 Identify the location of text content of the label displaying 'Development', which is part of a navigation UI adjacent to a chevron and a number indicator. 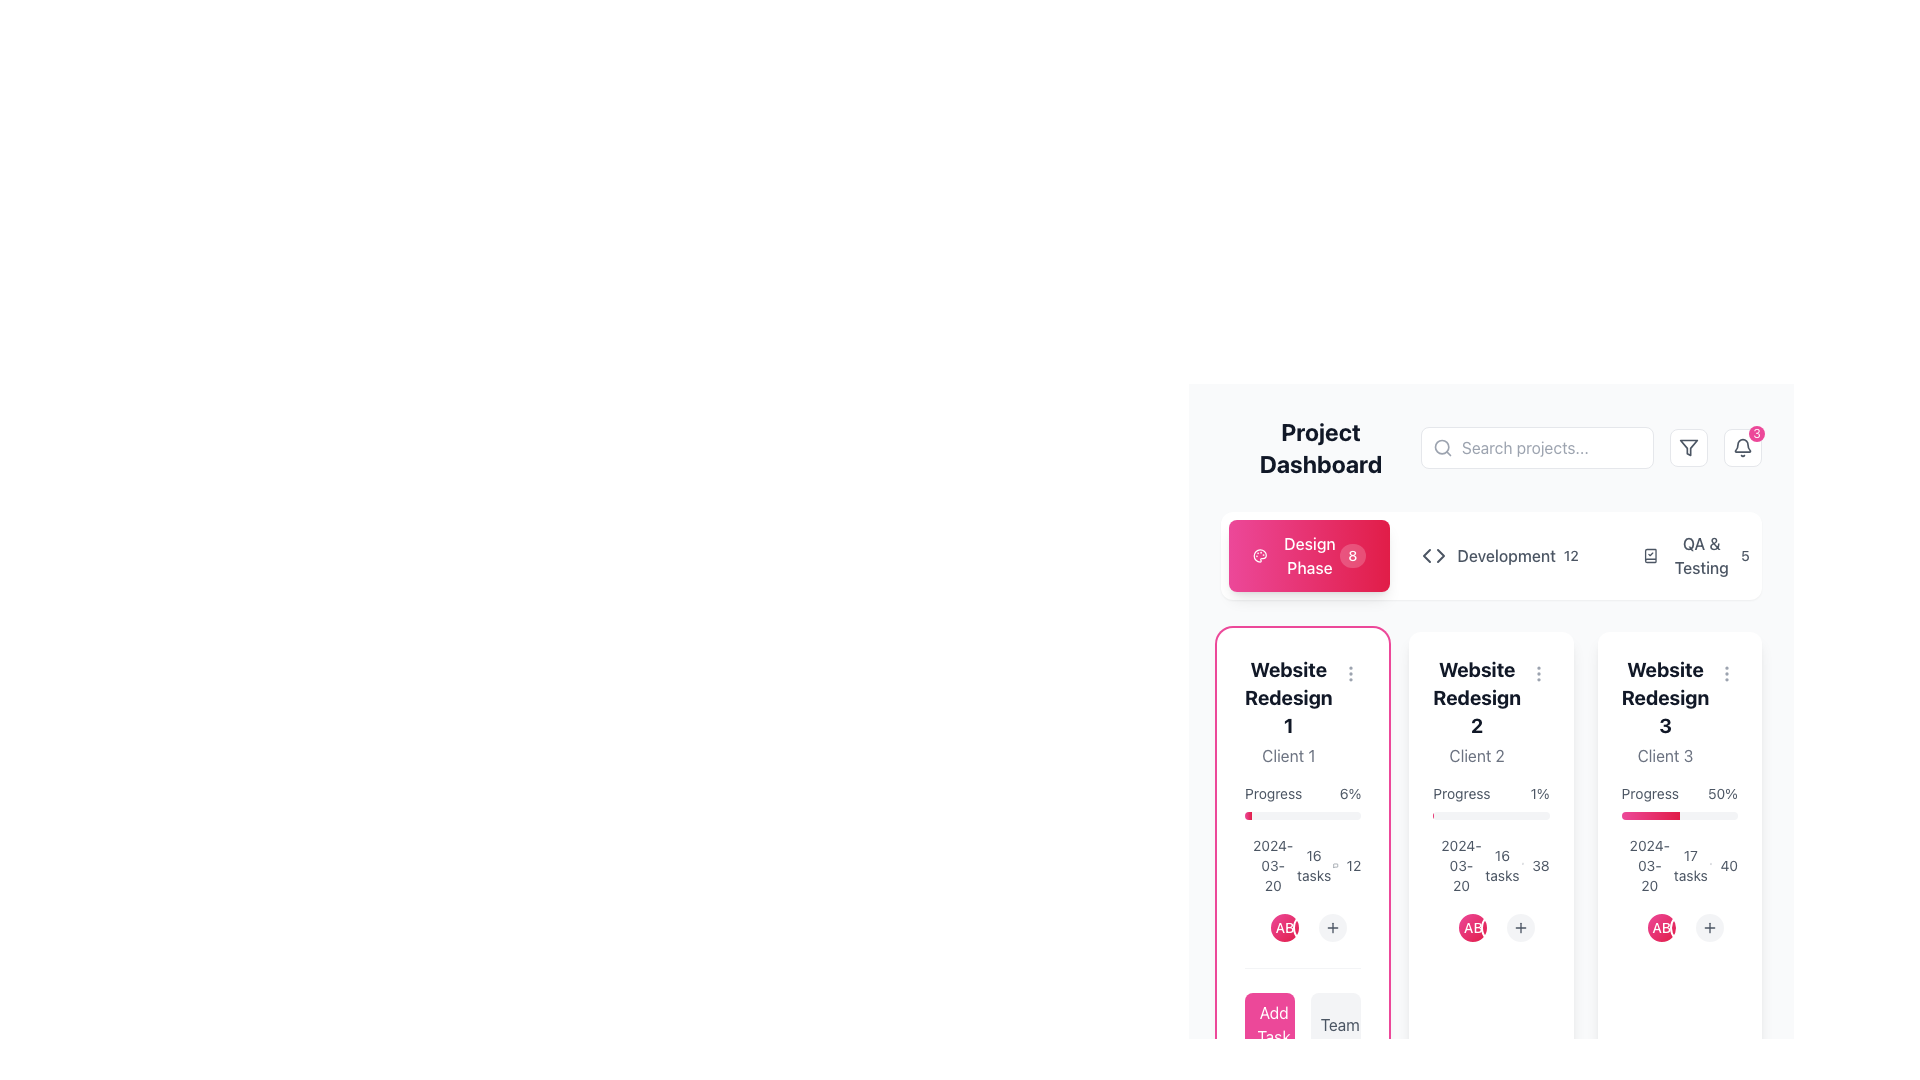
(1506, 555).